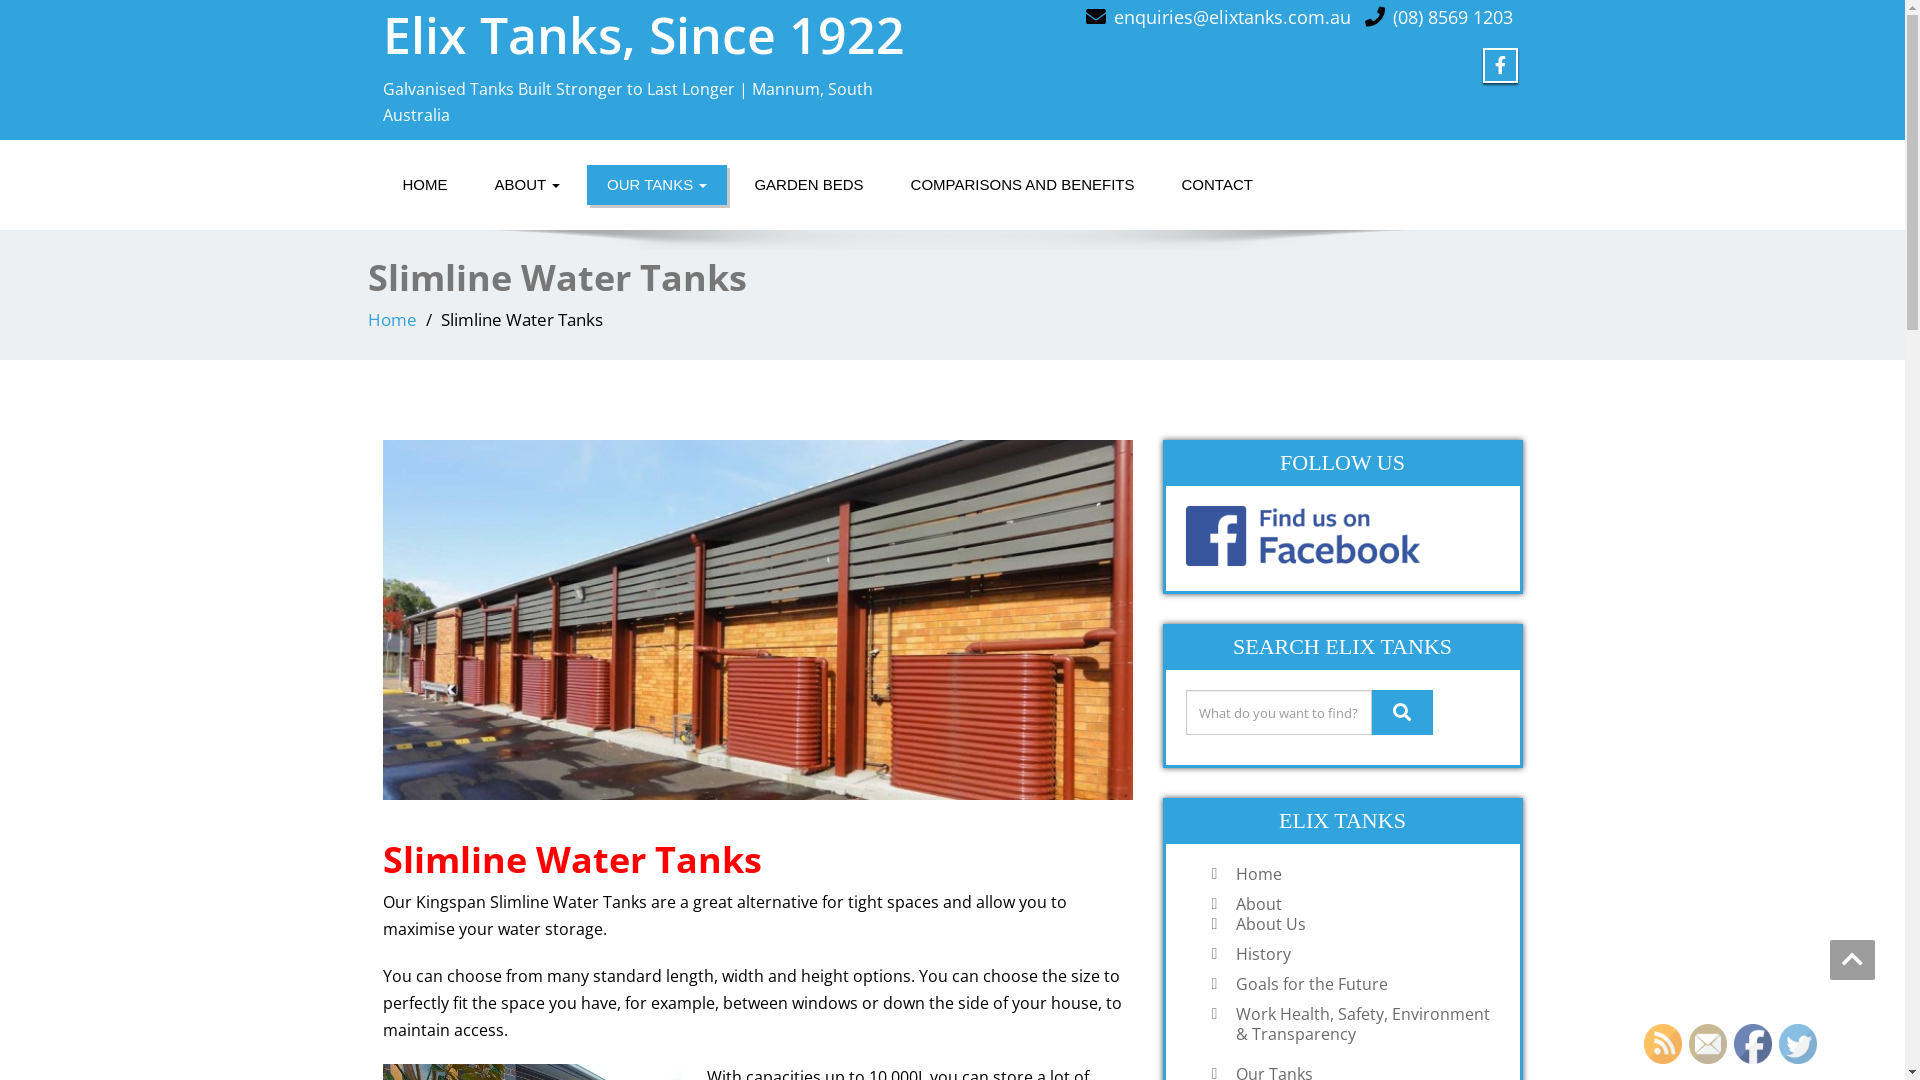 The height and width of the screenshot is (1080, 1920). I want to click on 'Follow by Email', so click(1688, 1043).